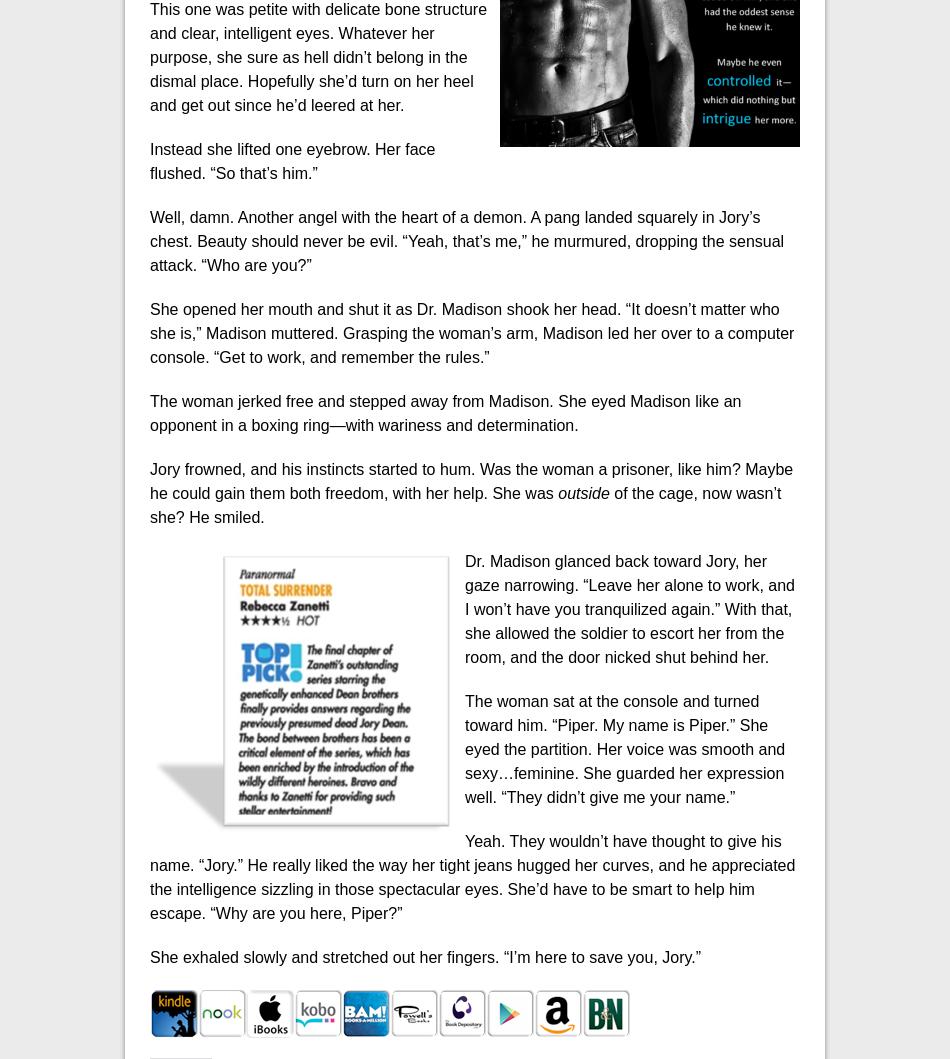  What do you see at coordinates (150, 480) in the screenshot?
I see `'Jory frowned, and his instincts started to hum. Was the woman a prisoner, like him? Maybe he could gain them both freedom, with her help. She was'` at bounding box center [150, 480].